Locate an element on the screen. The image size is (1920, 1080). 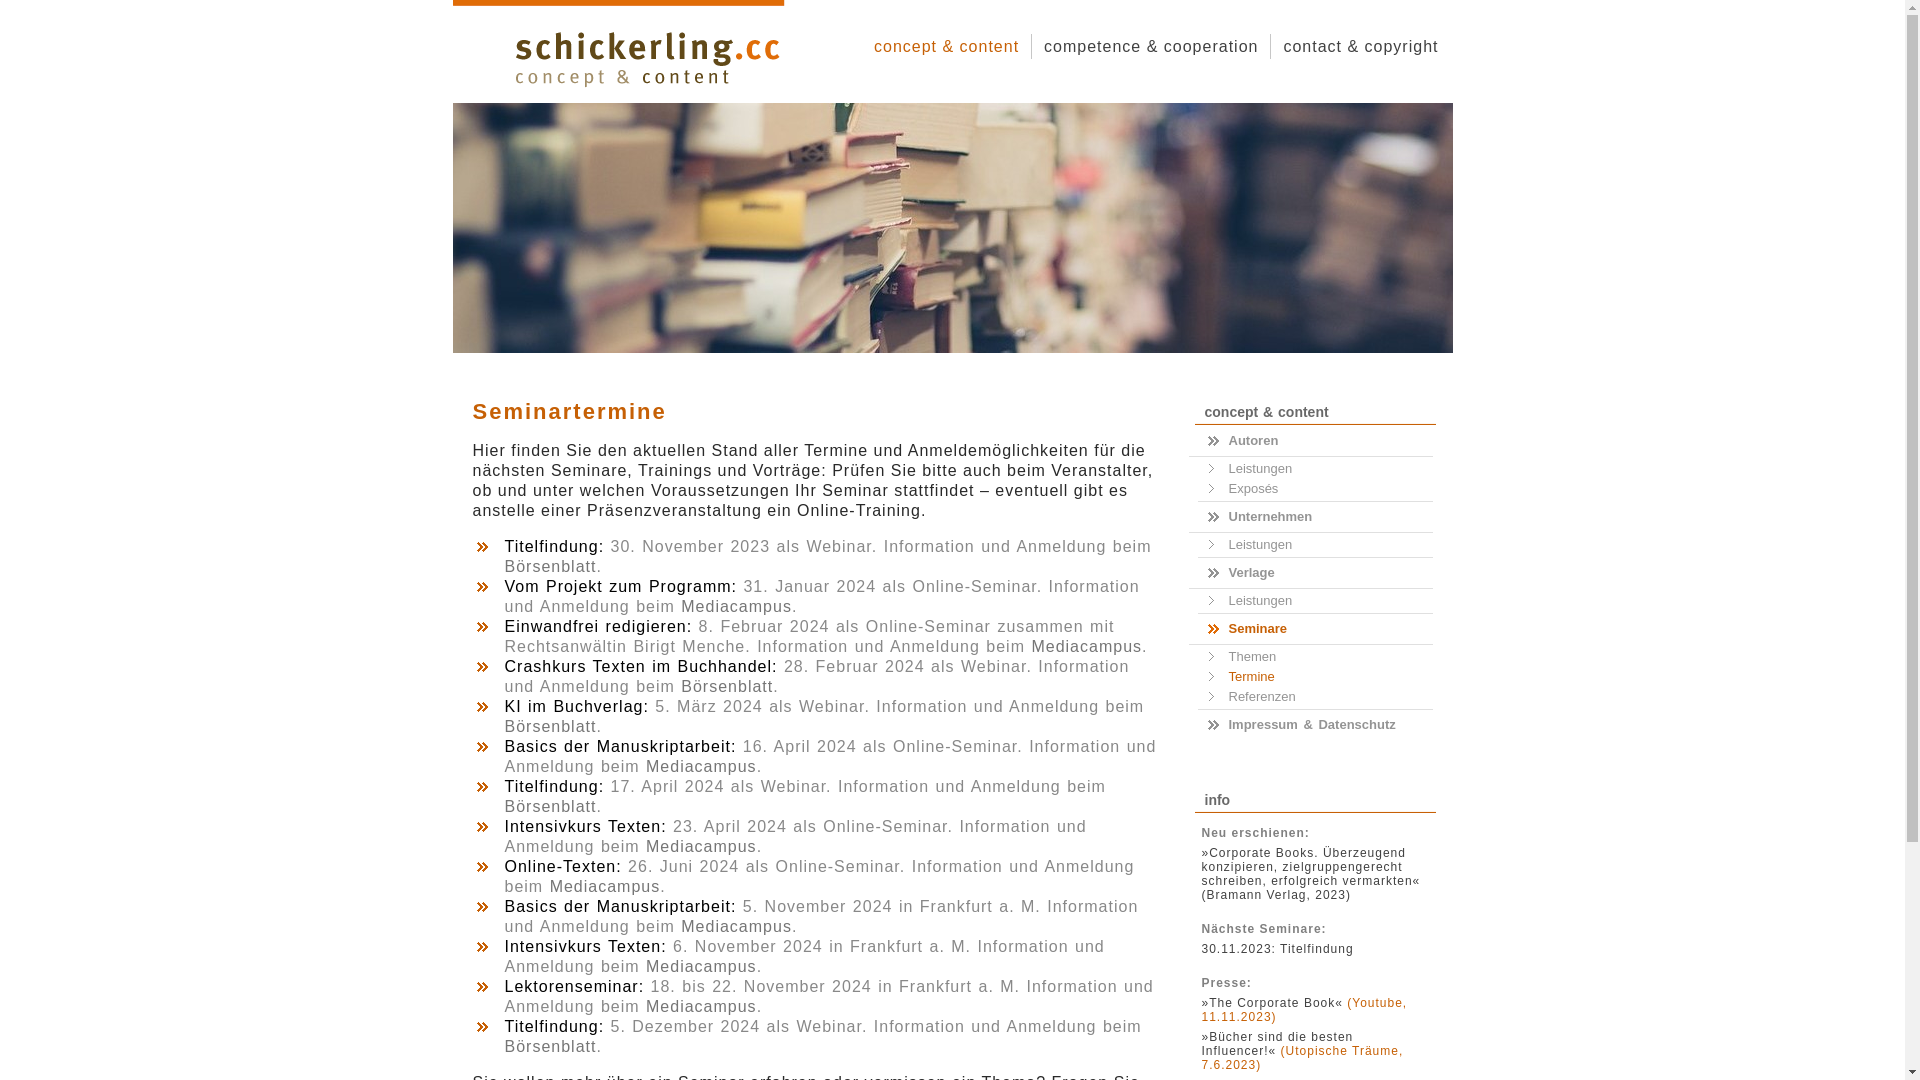
'Seminare' is located at coordinates (1198, 627).